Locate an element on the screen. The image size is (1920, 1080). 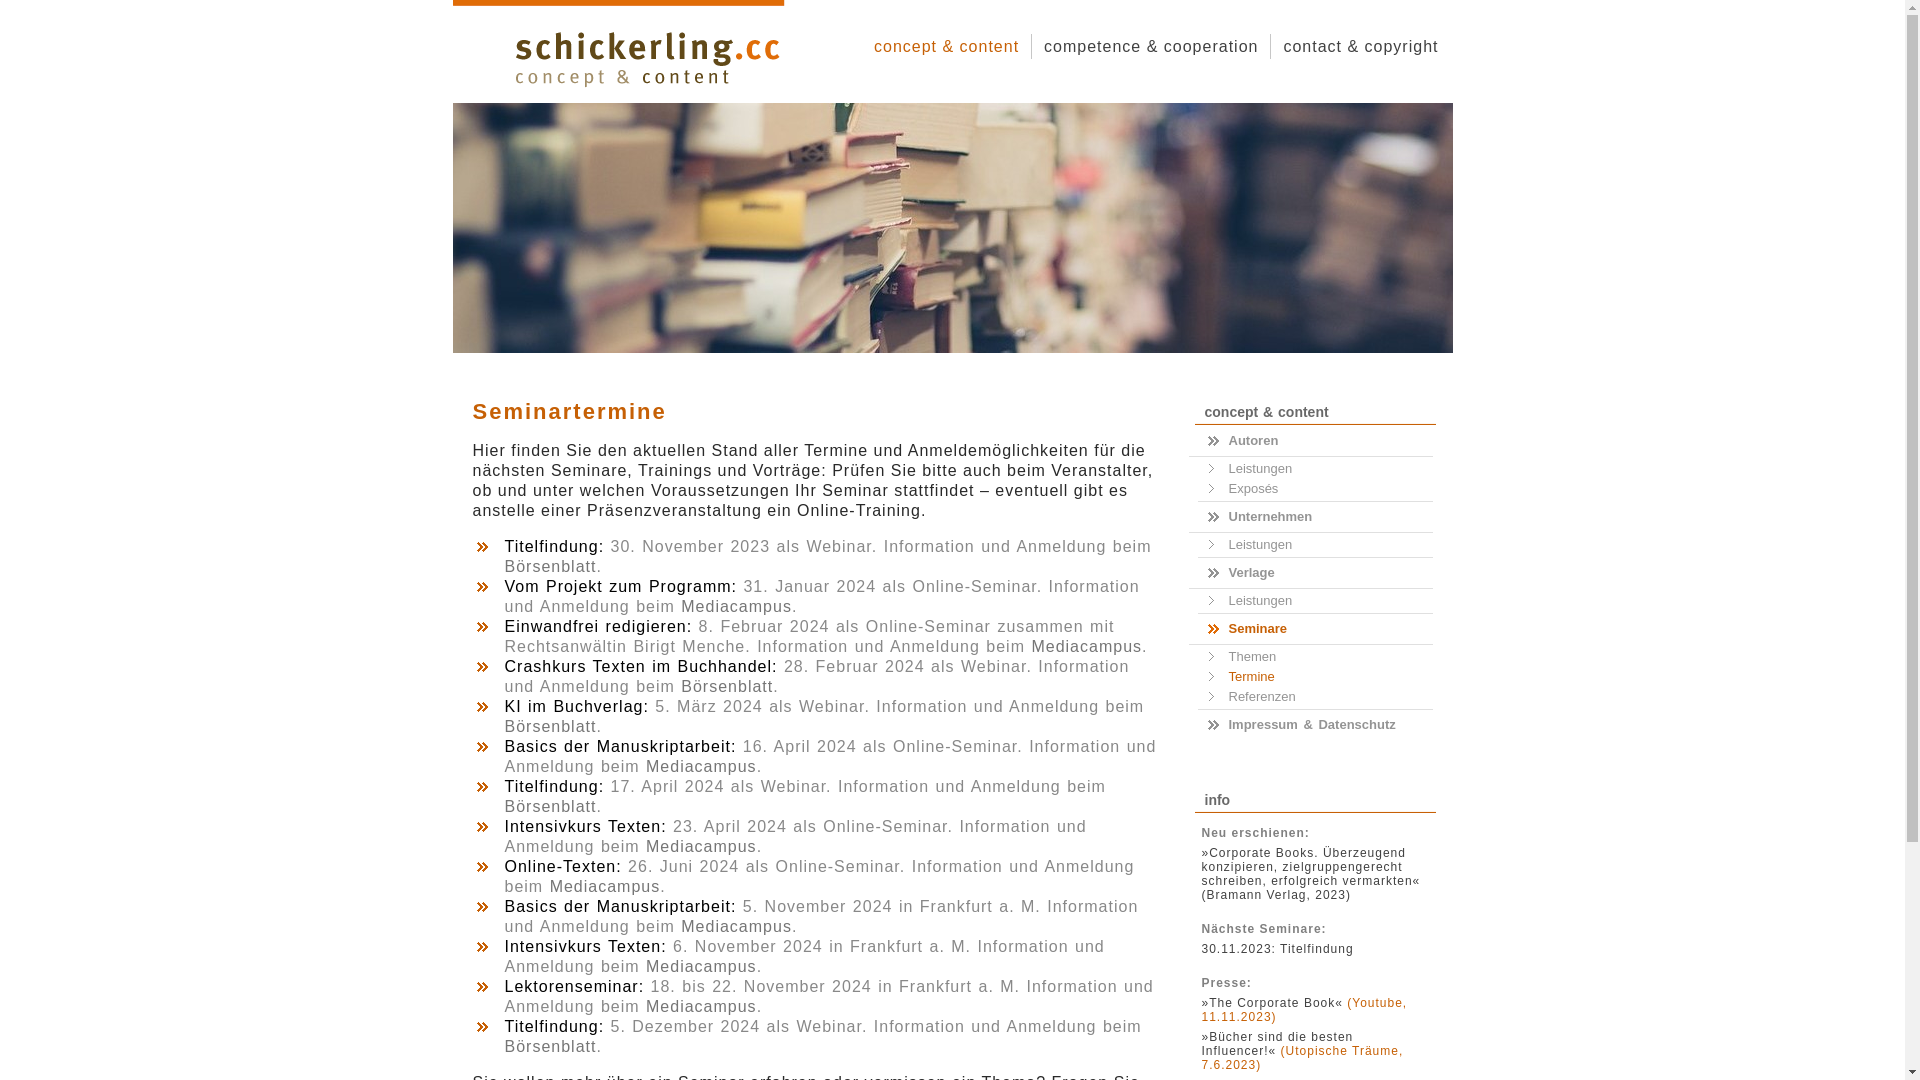
'Seminare' is located at coordinates (1198, 627).